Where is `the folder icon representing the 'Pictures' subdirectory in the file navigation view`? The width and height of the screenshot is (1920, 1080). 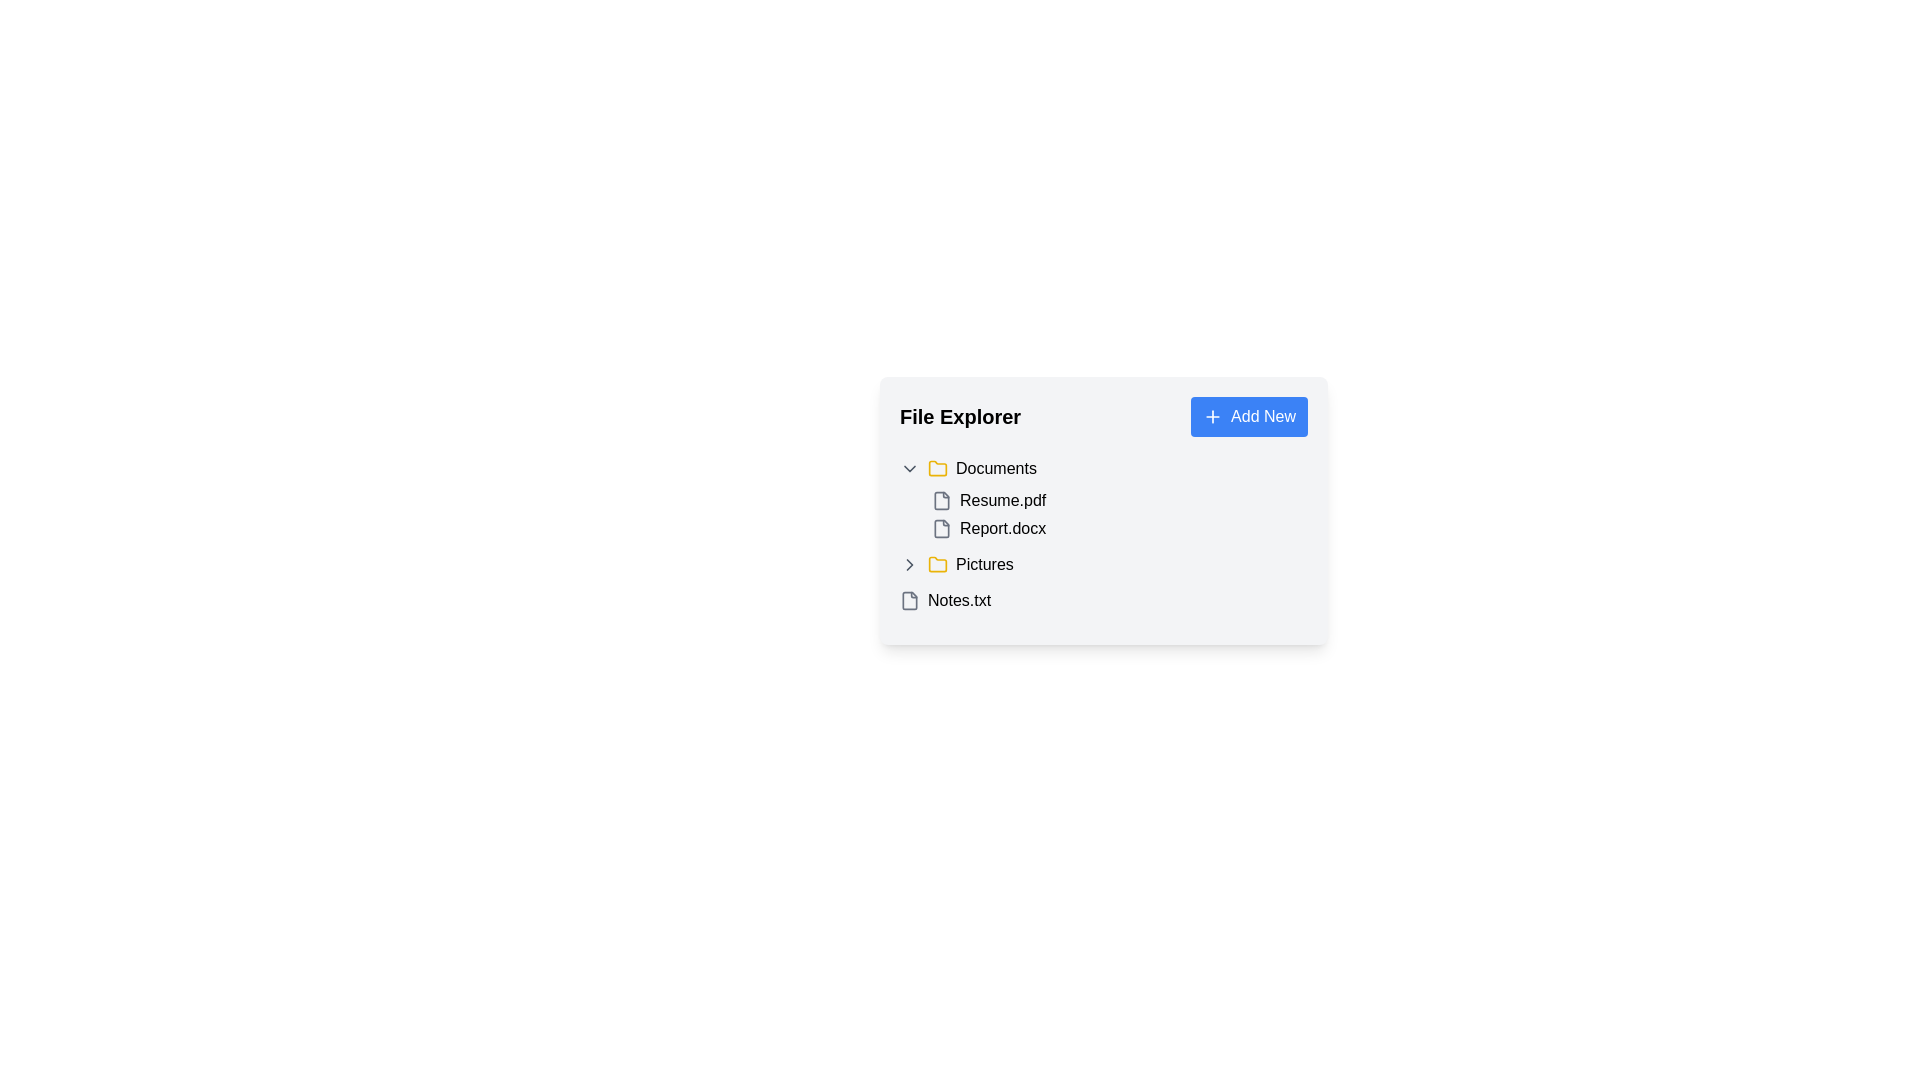
the folder icon representing the 'Pictures' subdirectory in the file navigation view is located at coordinates (936, 563).